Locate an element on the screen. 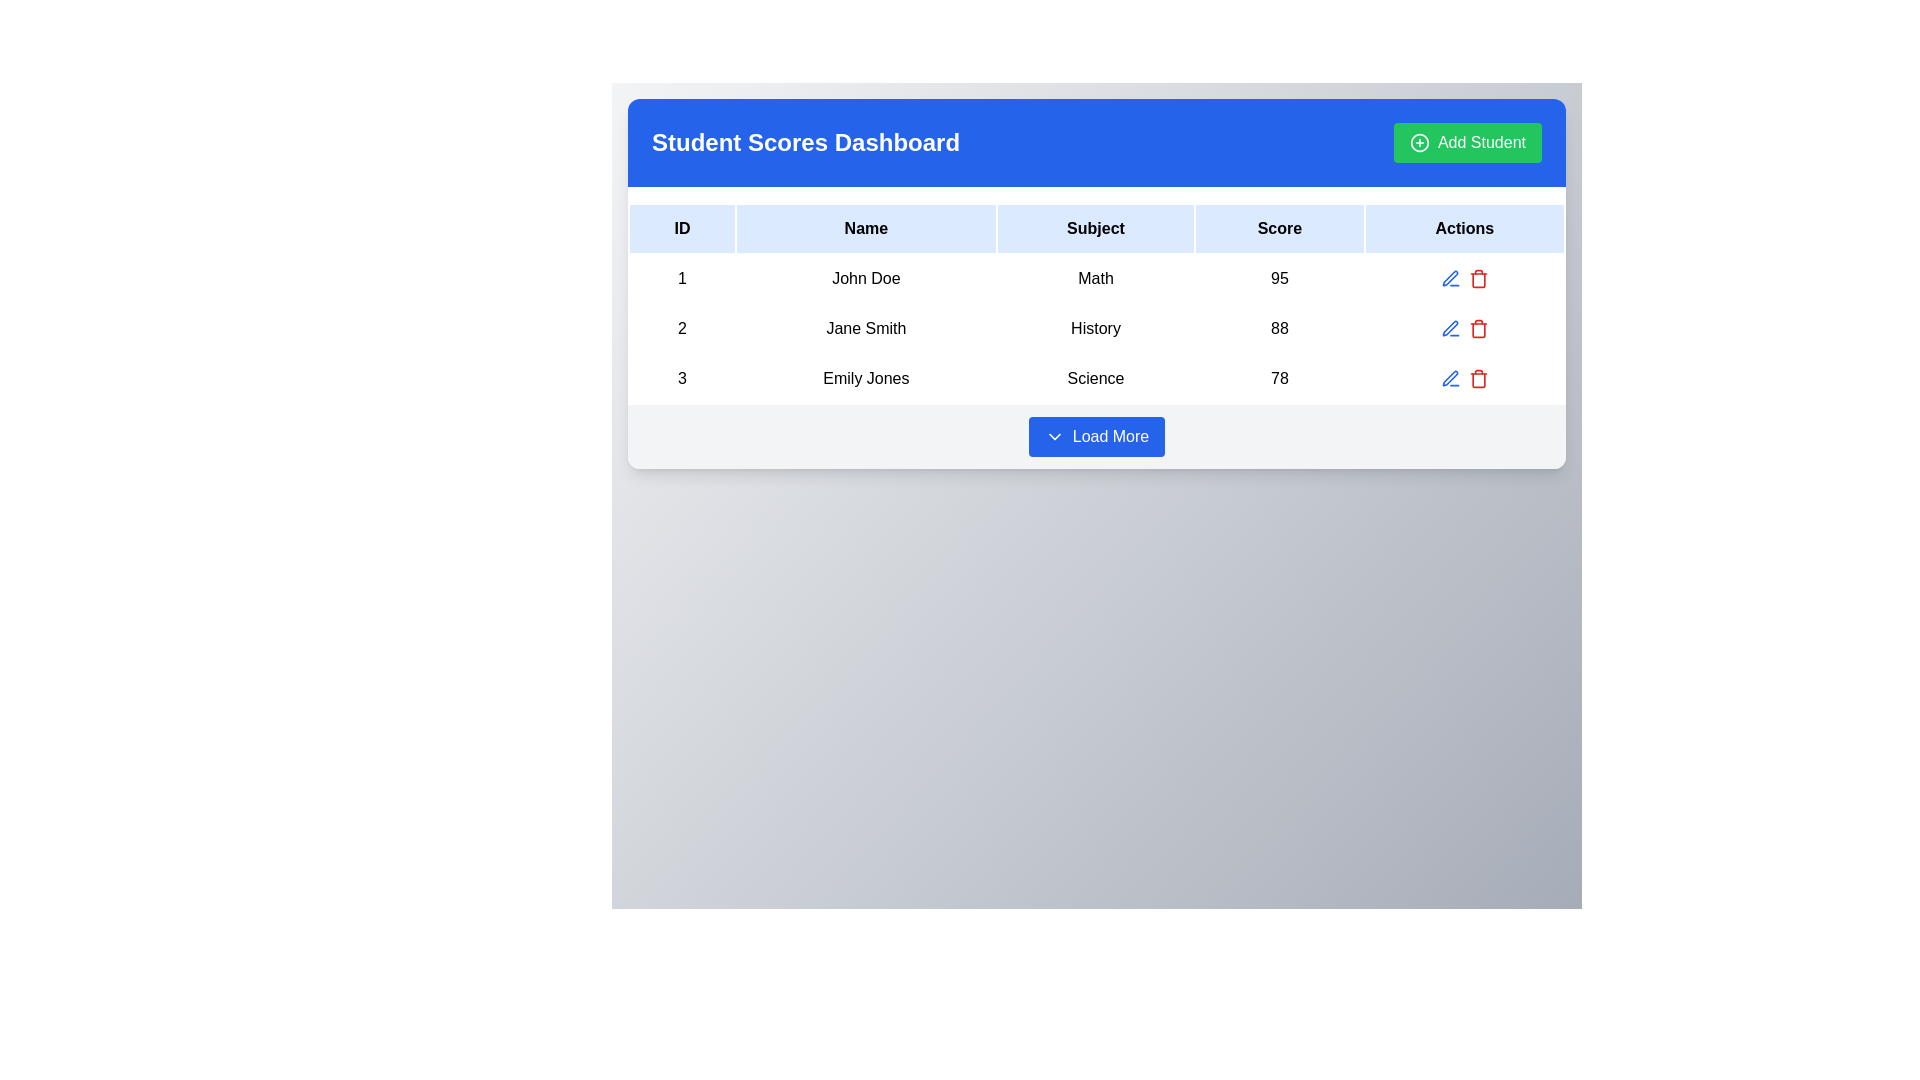  the text-based table cell displaying the score '95' for student 'John Doe' in the subject 'Math' located in the fourth column of the table is located at coordinates (1278, 278).